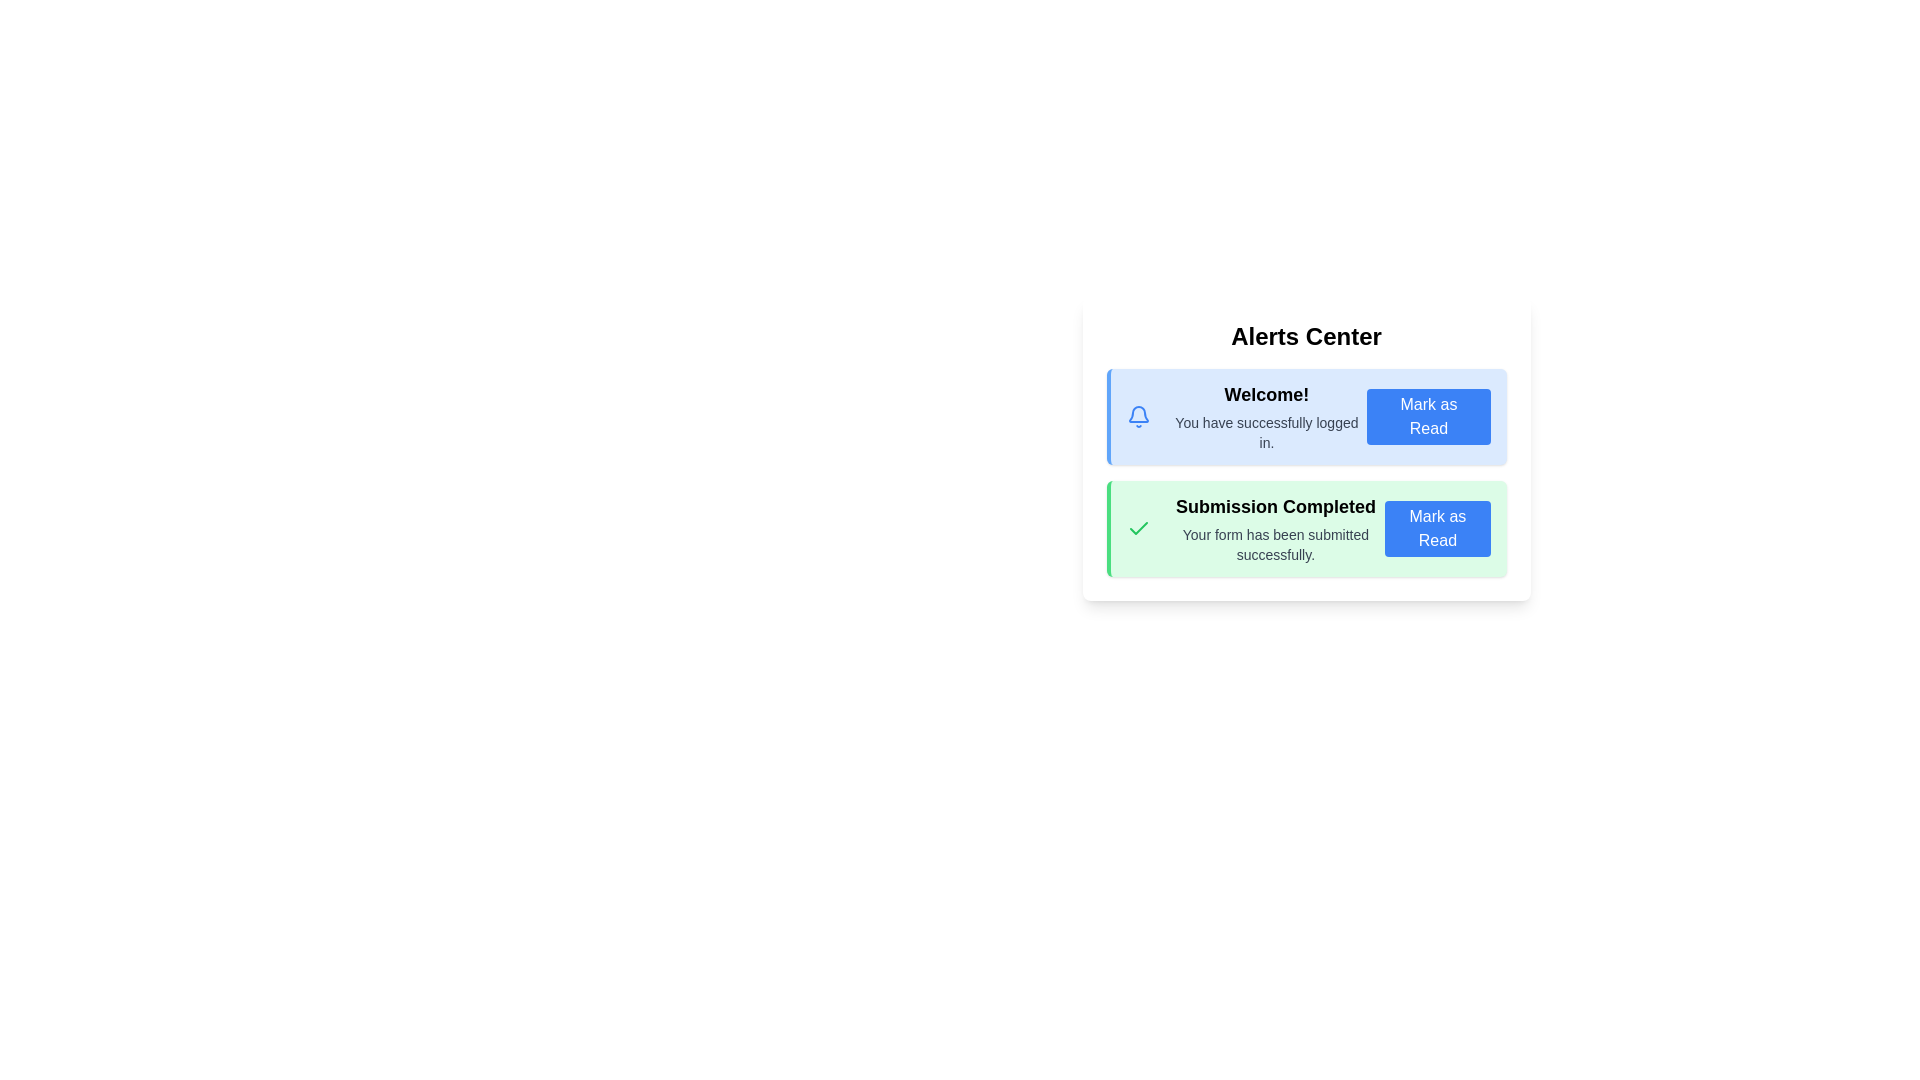 The width and height of the screenshot is (1920, 1080). I want to click on heading text indicating the completion of a form submission located in the second alert card of the 'Alerts Center' section, so click(1274, 505).